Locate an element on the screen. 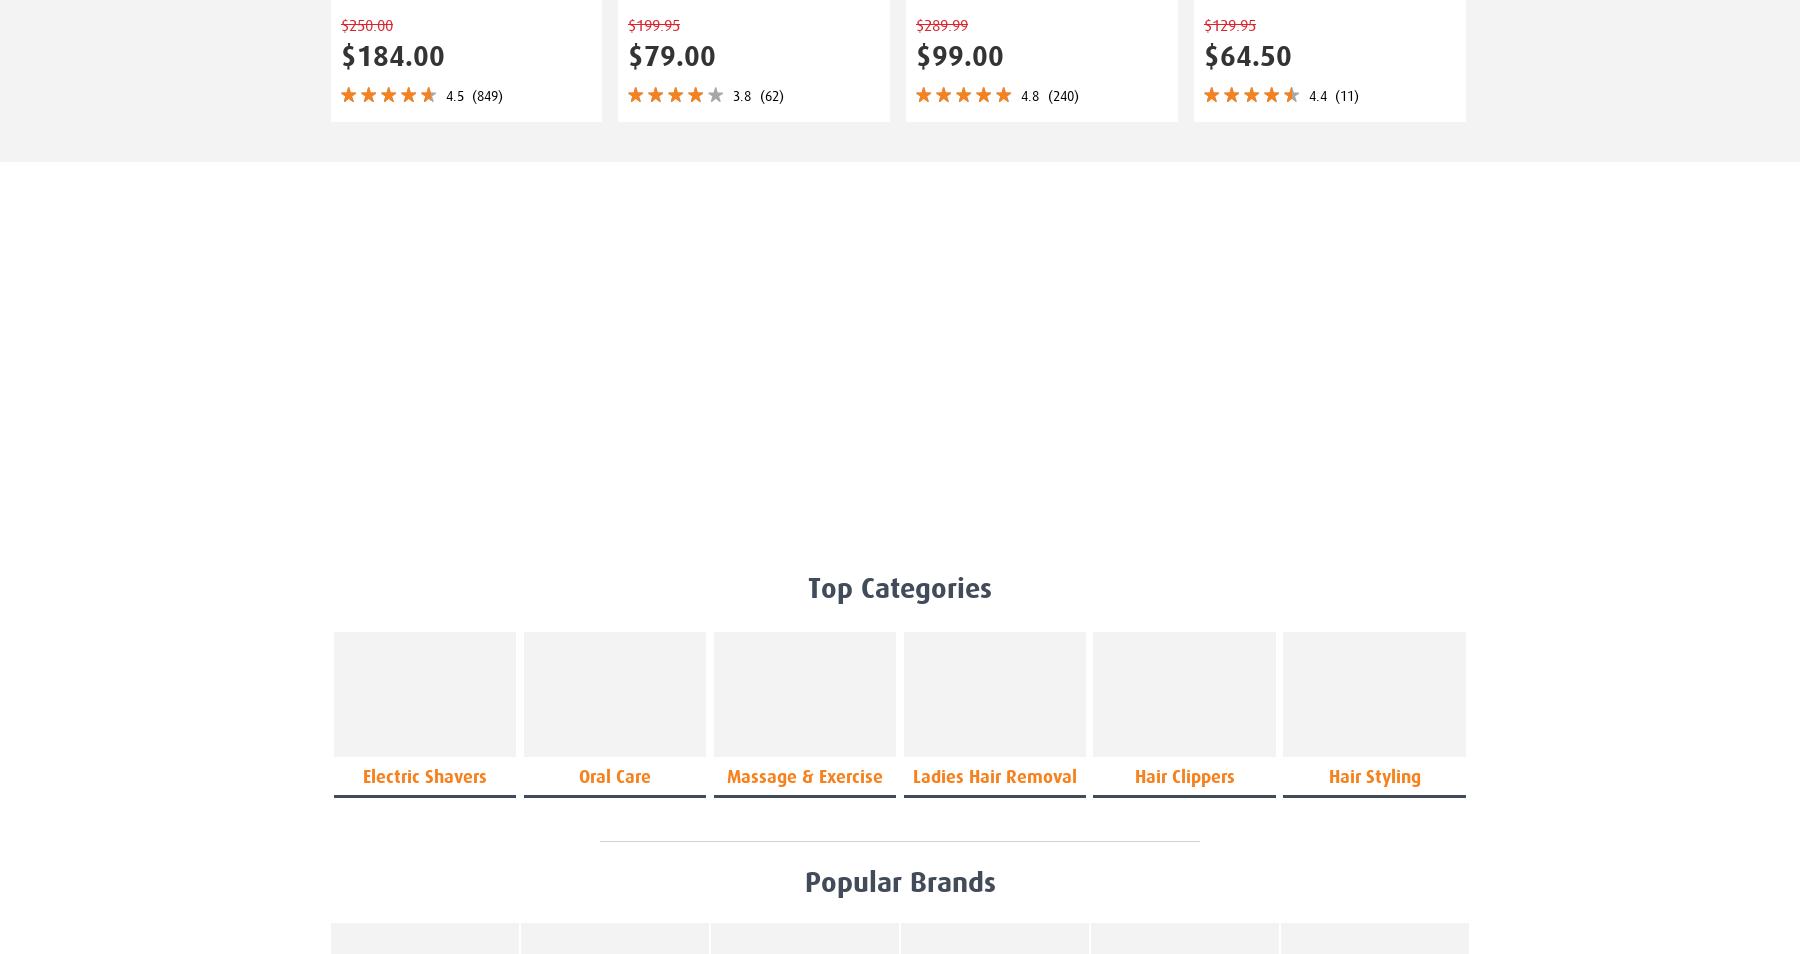 Image resolution: width=1800 pixels, height=954 pixels. '$79.00' is located at coordinates (671, 55).